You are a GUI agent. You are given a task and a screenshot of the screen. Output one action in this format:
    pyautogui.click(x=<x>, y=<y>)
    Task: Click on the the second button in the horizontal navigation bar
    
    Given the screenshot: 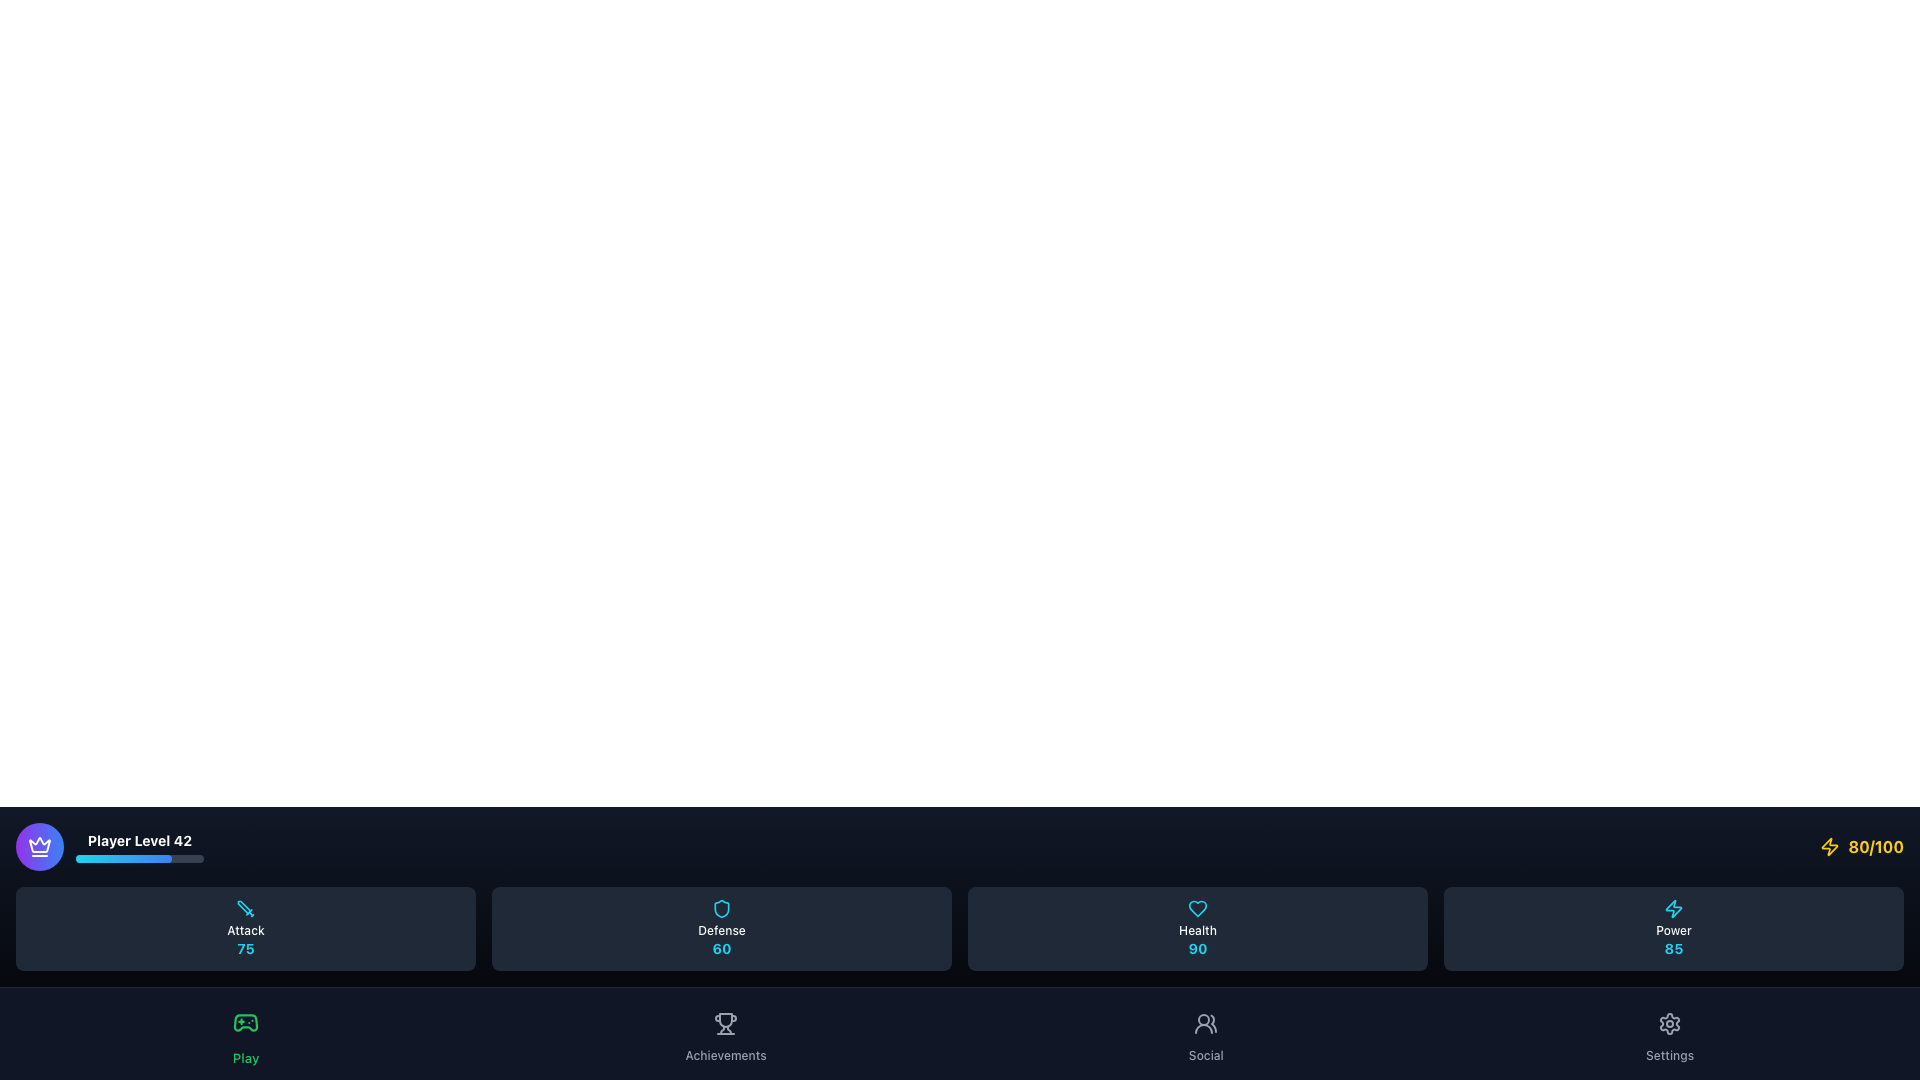 What is the action you would take?
    pyautogui.click(x=725, y=1033)
    